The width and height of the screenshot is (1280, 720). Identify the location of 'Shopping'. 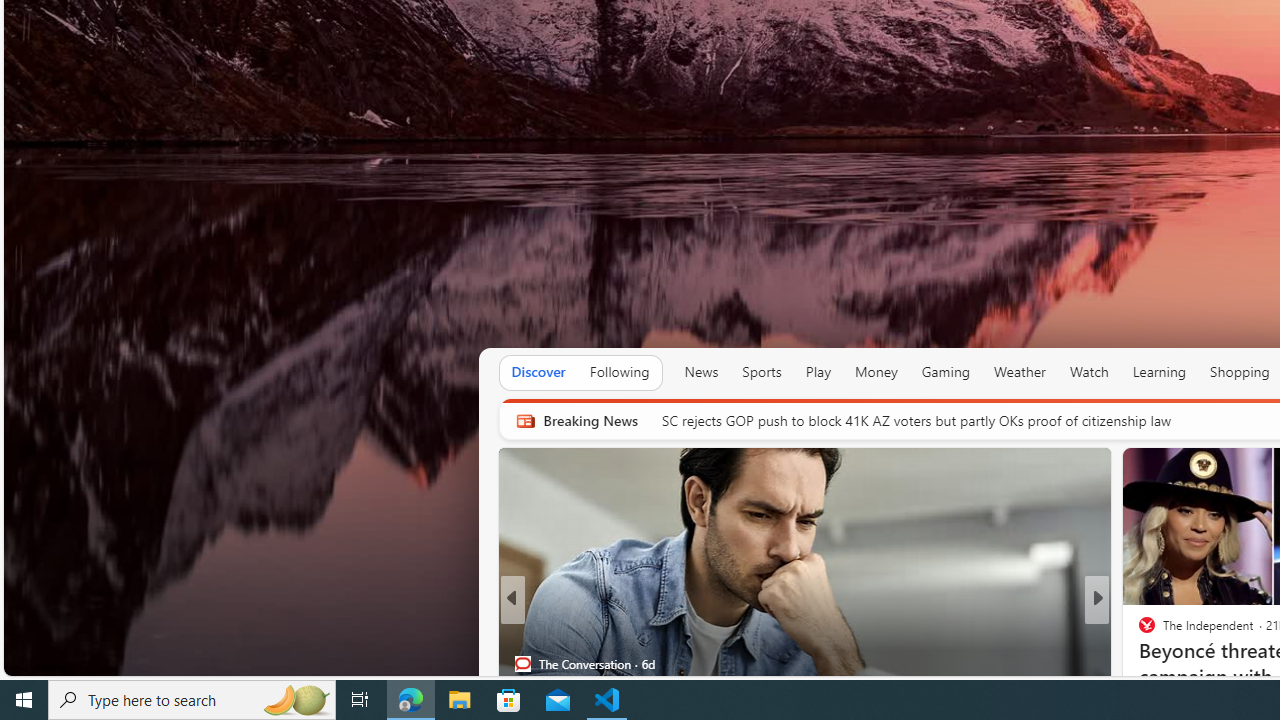
(1239, 371).